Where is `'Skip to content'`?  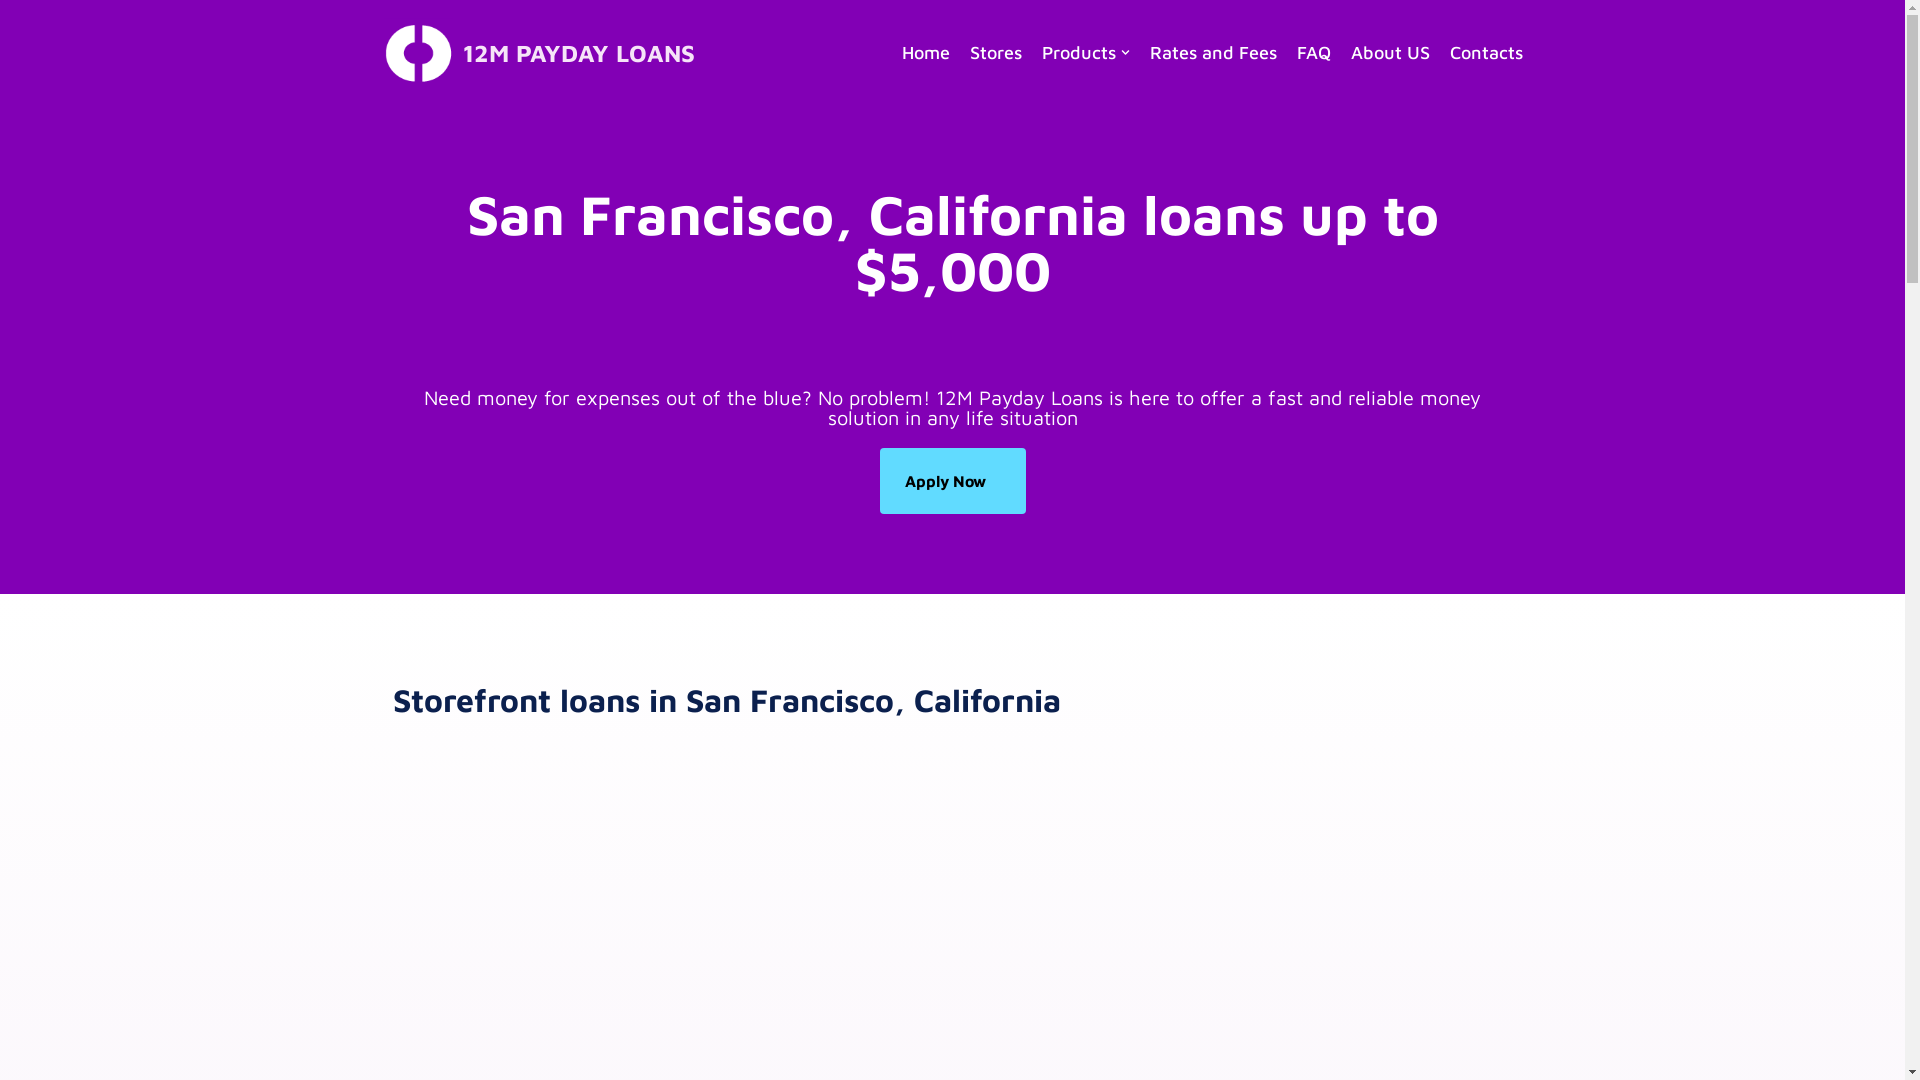 'Skip to content' is located at coordinates (0, 42).